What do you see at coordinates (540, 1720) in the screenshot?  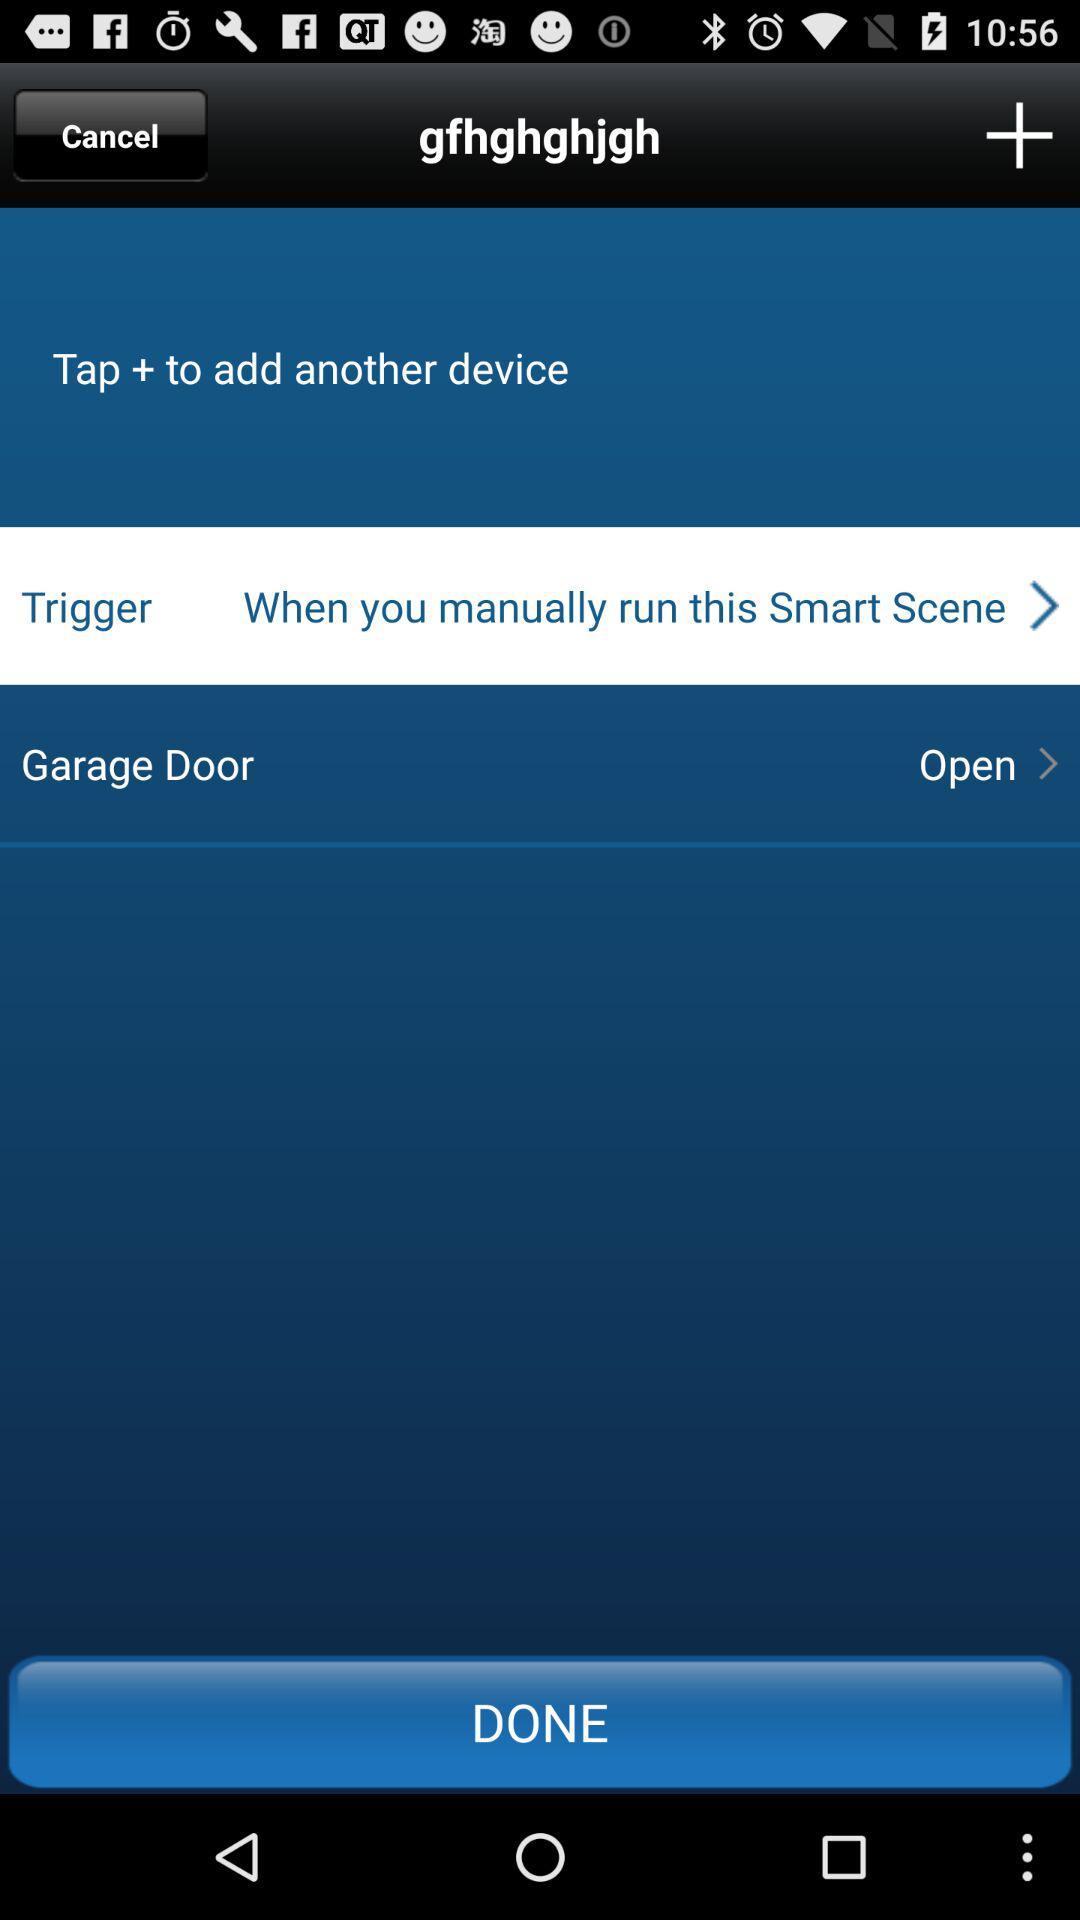 I see `done button` at bounding box center [540, 1720].